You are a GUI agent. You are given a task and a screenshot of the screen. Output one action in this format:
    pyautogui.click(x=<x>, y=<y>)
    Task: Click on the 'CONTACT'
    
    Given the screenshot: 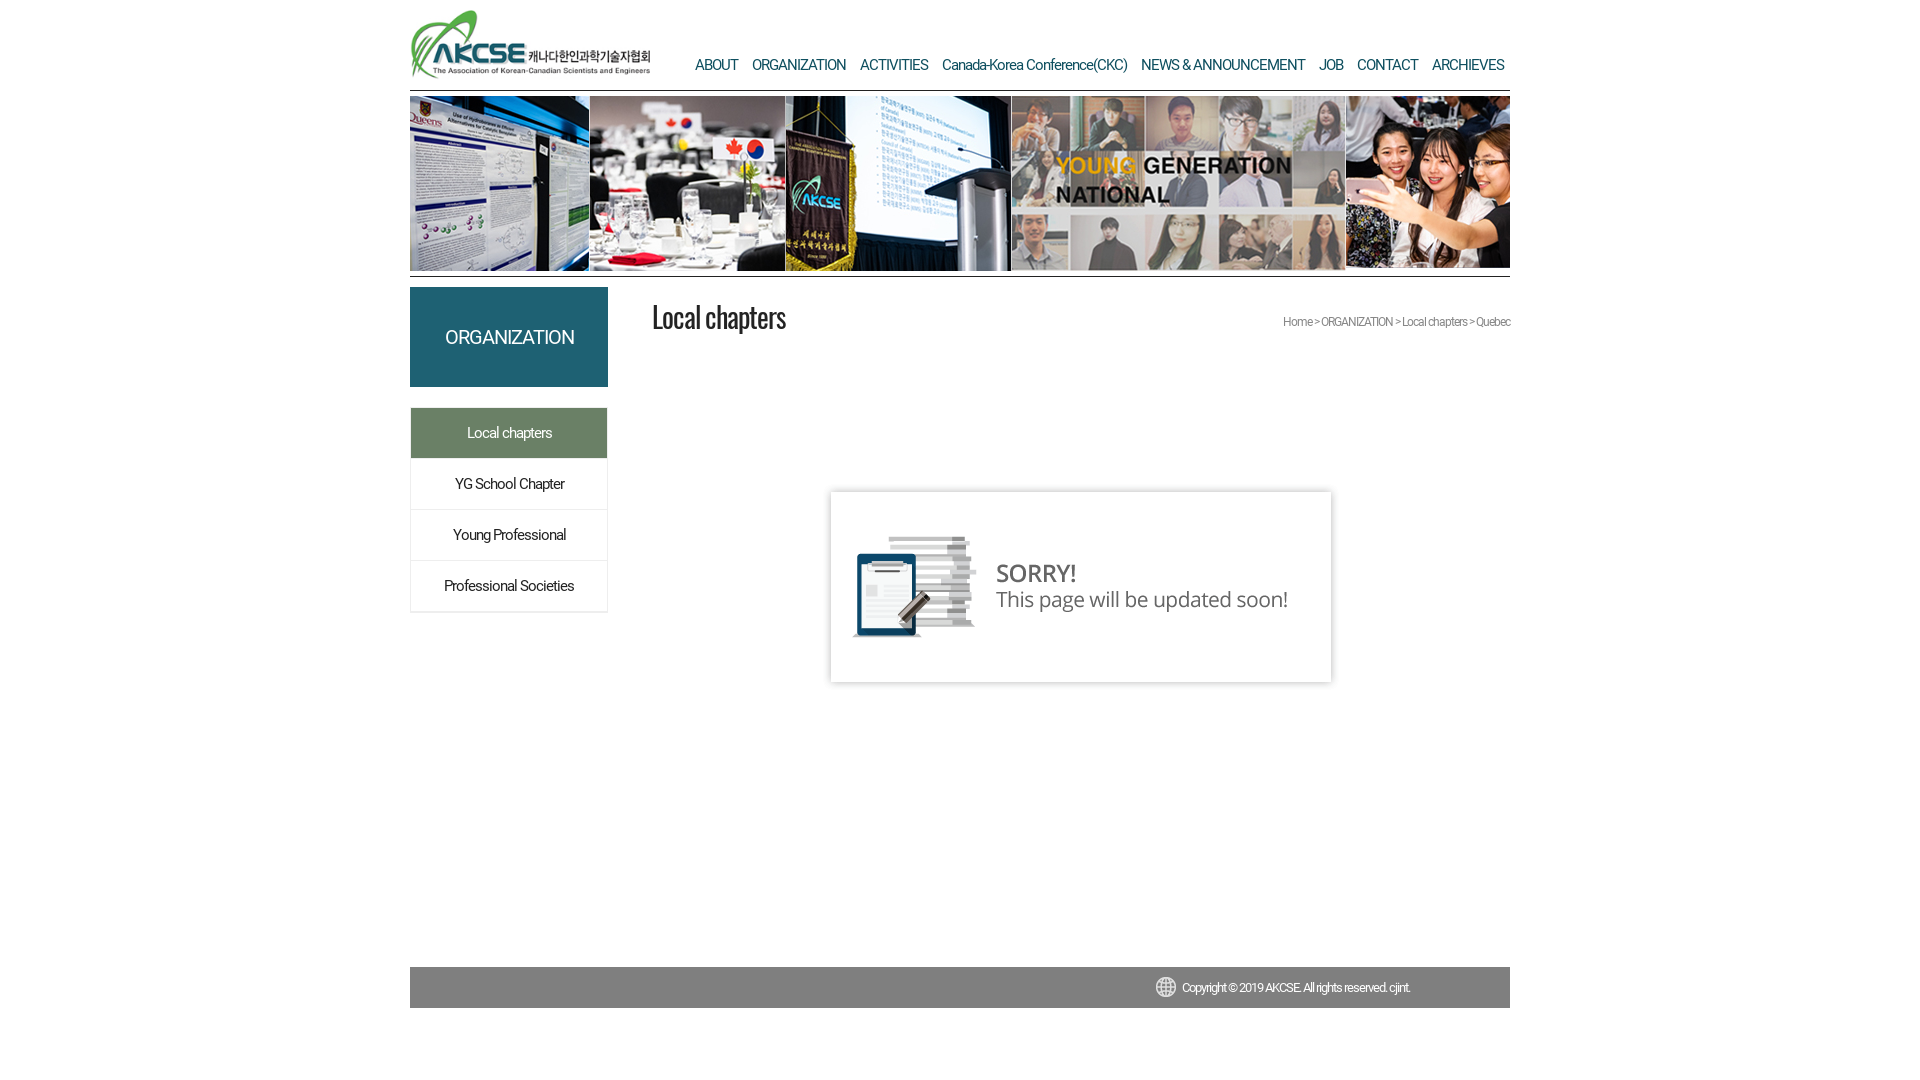 What is the action you would take?
    pyautogui.click(x=1386, y=64)
    